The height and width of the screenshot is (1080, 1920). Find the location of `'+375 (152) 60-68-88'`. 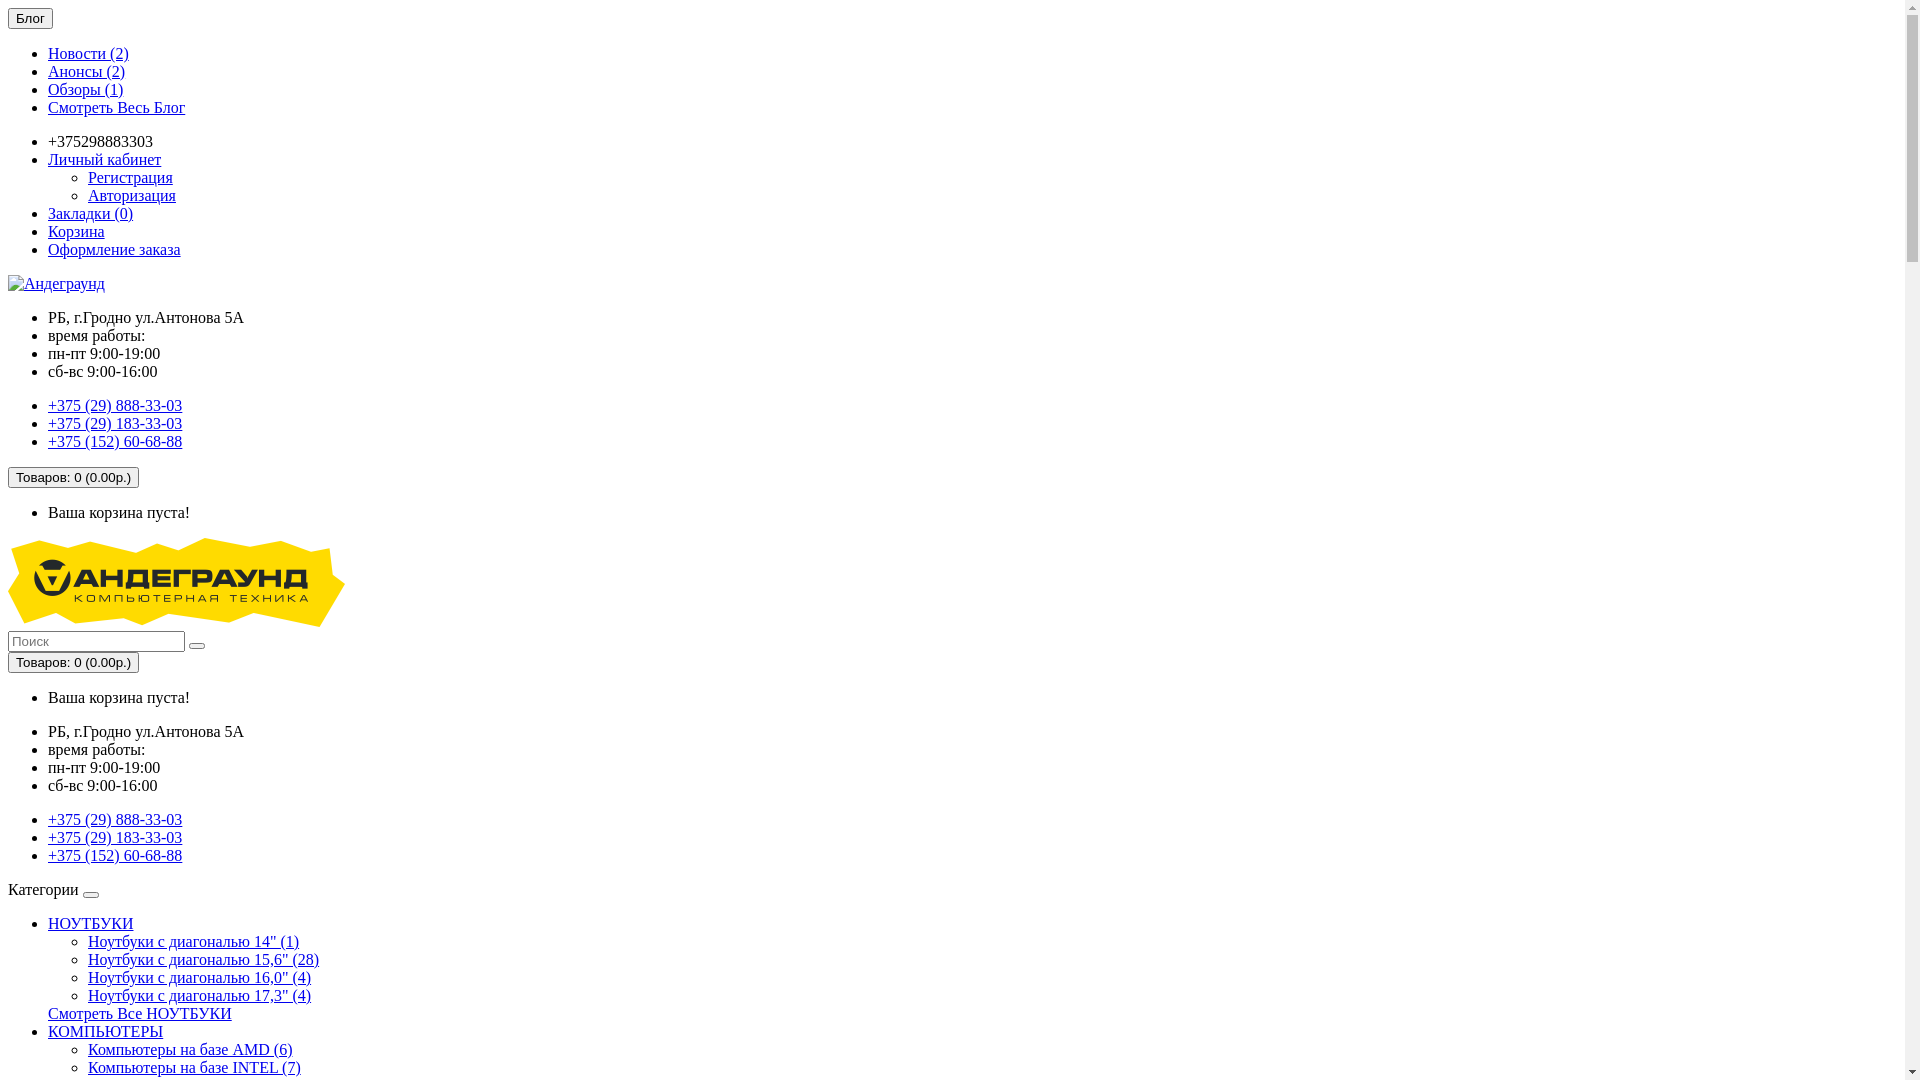

'+375 (152) 60-68-88' is located at coordinates (114, 440).